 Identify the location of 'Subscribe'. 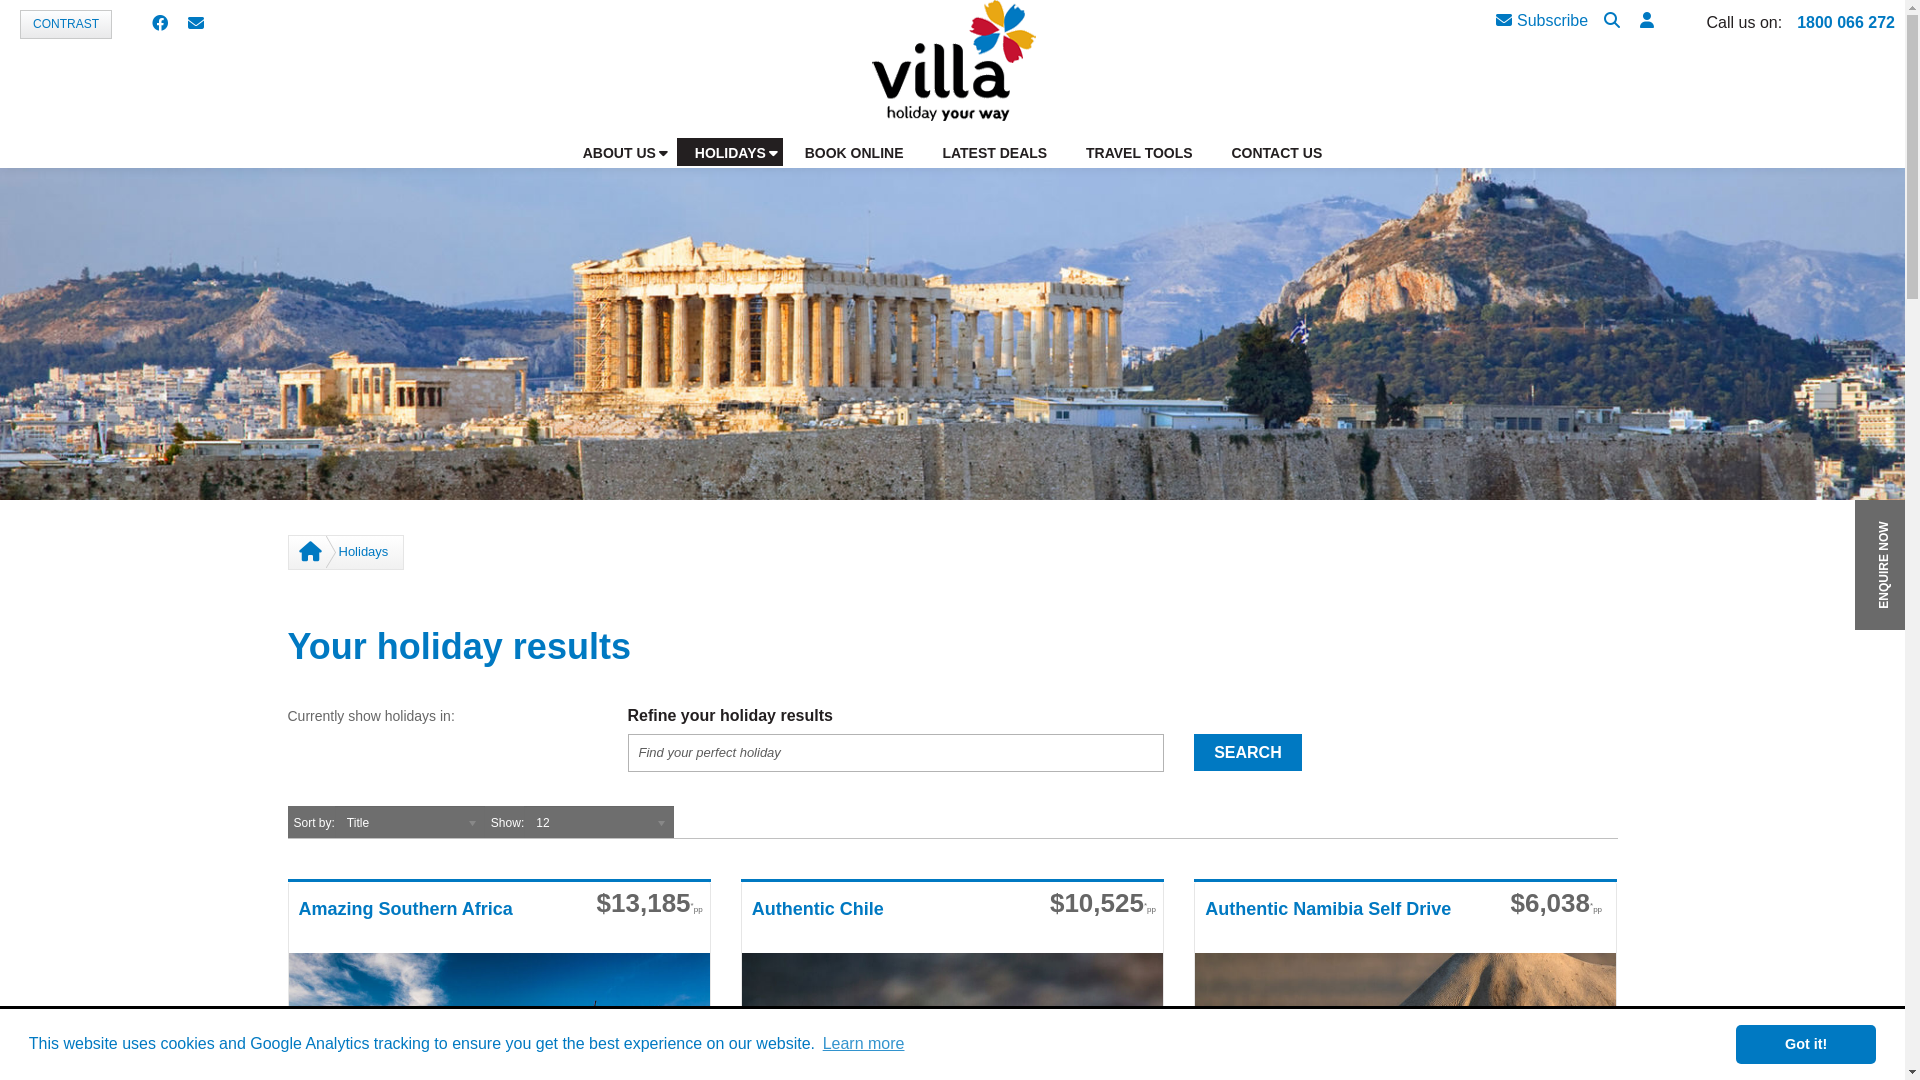
(1540, 21).